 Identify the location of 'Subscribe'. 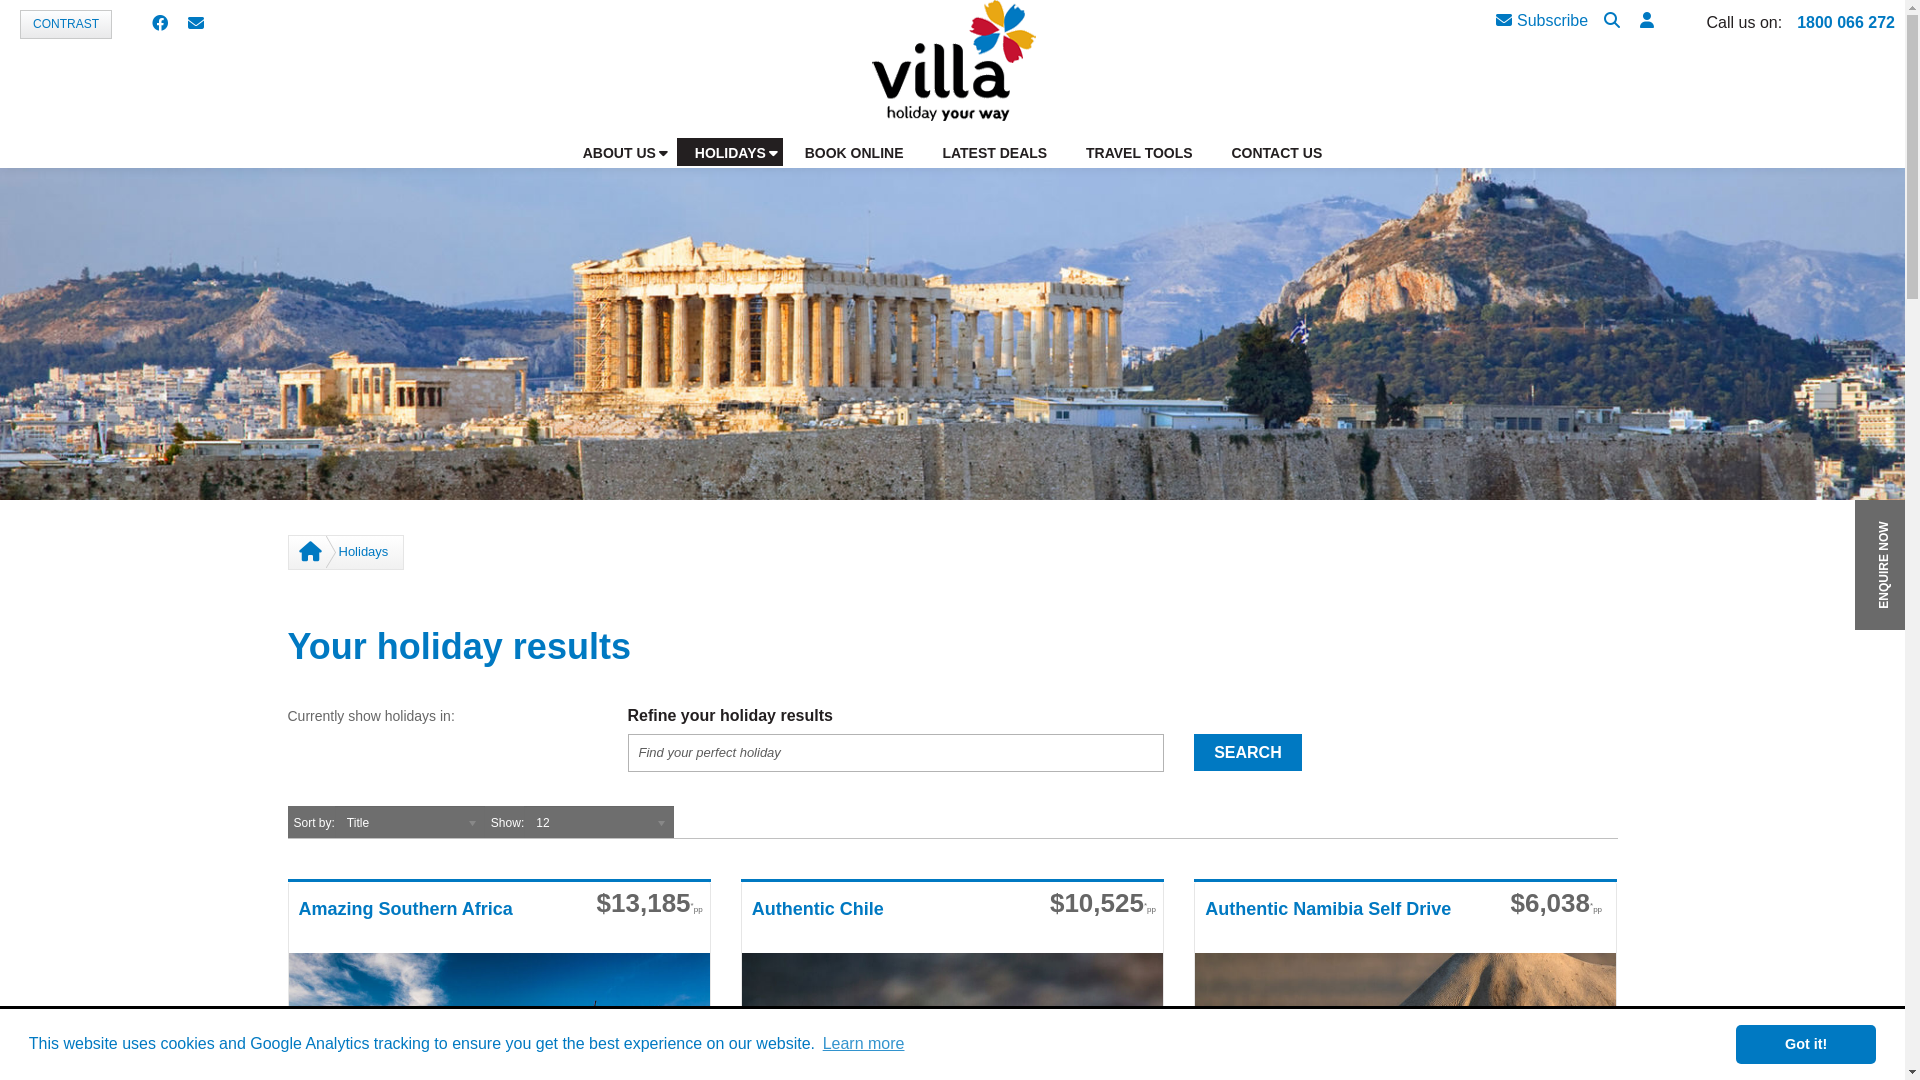
(1540, 21).